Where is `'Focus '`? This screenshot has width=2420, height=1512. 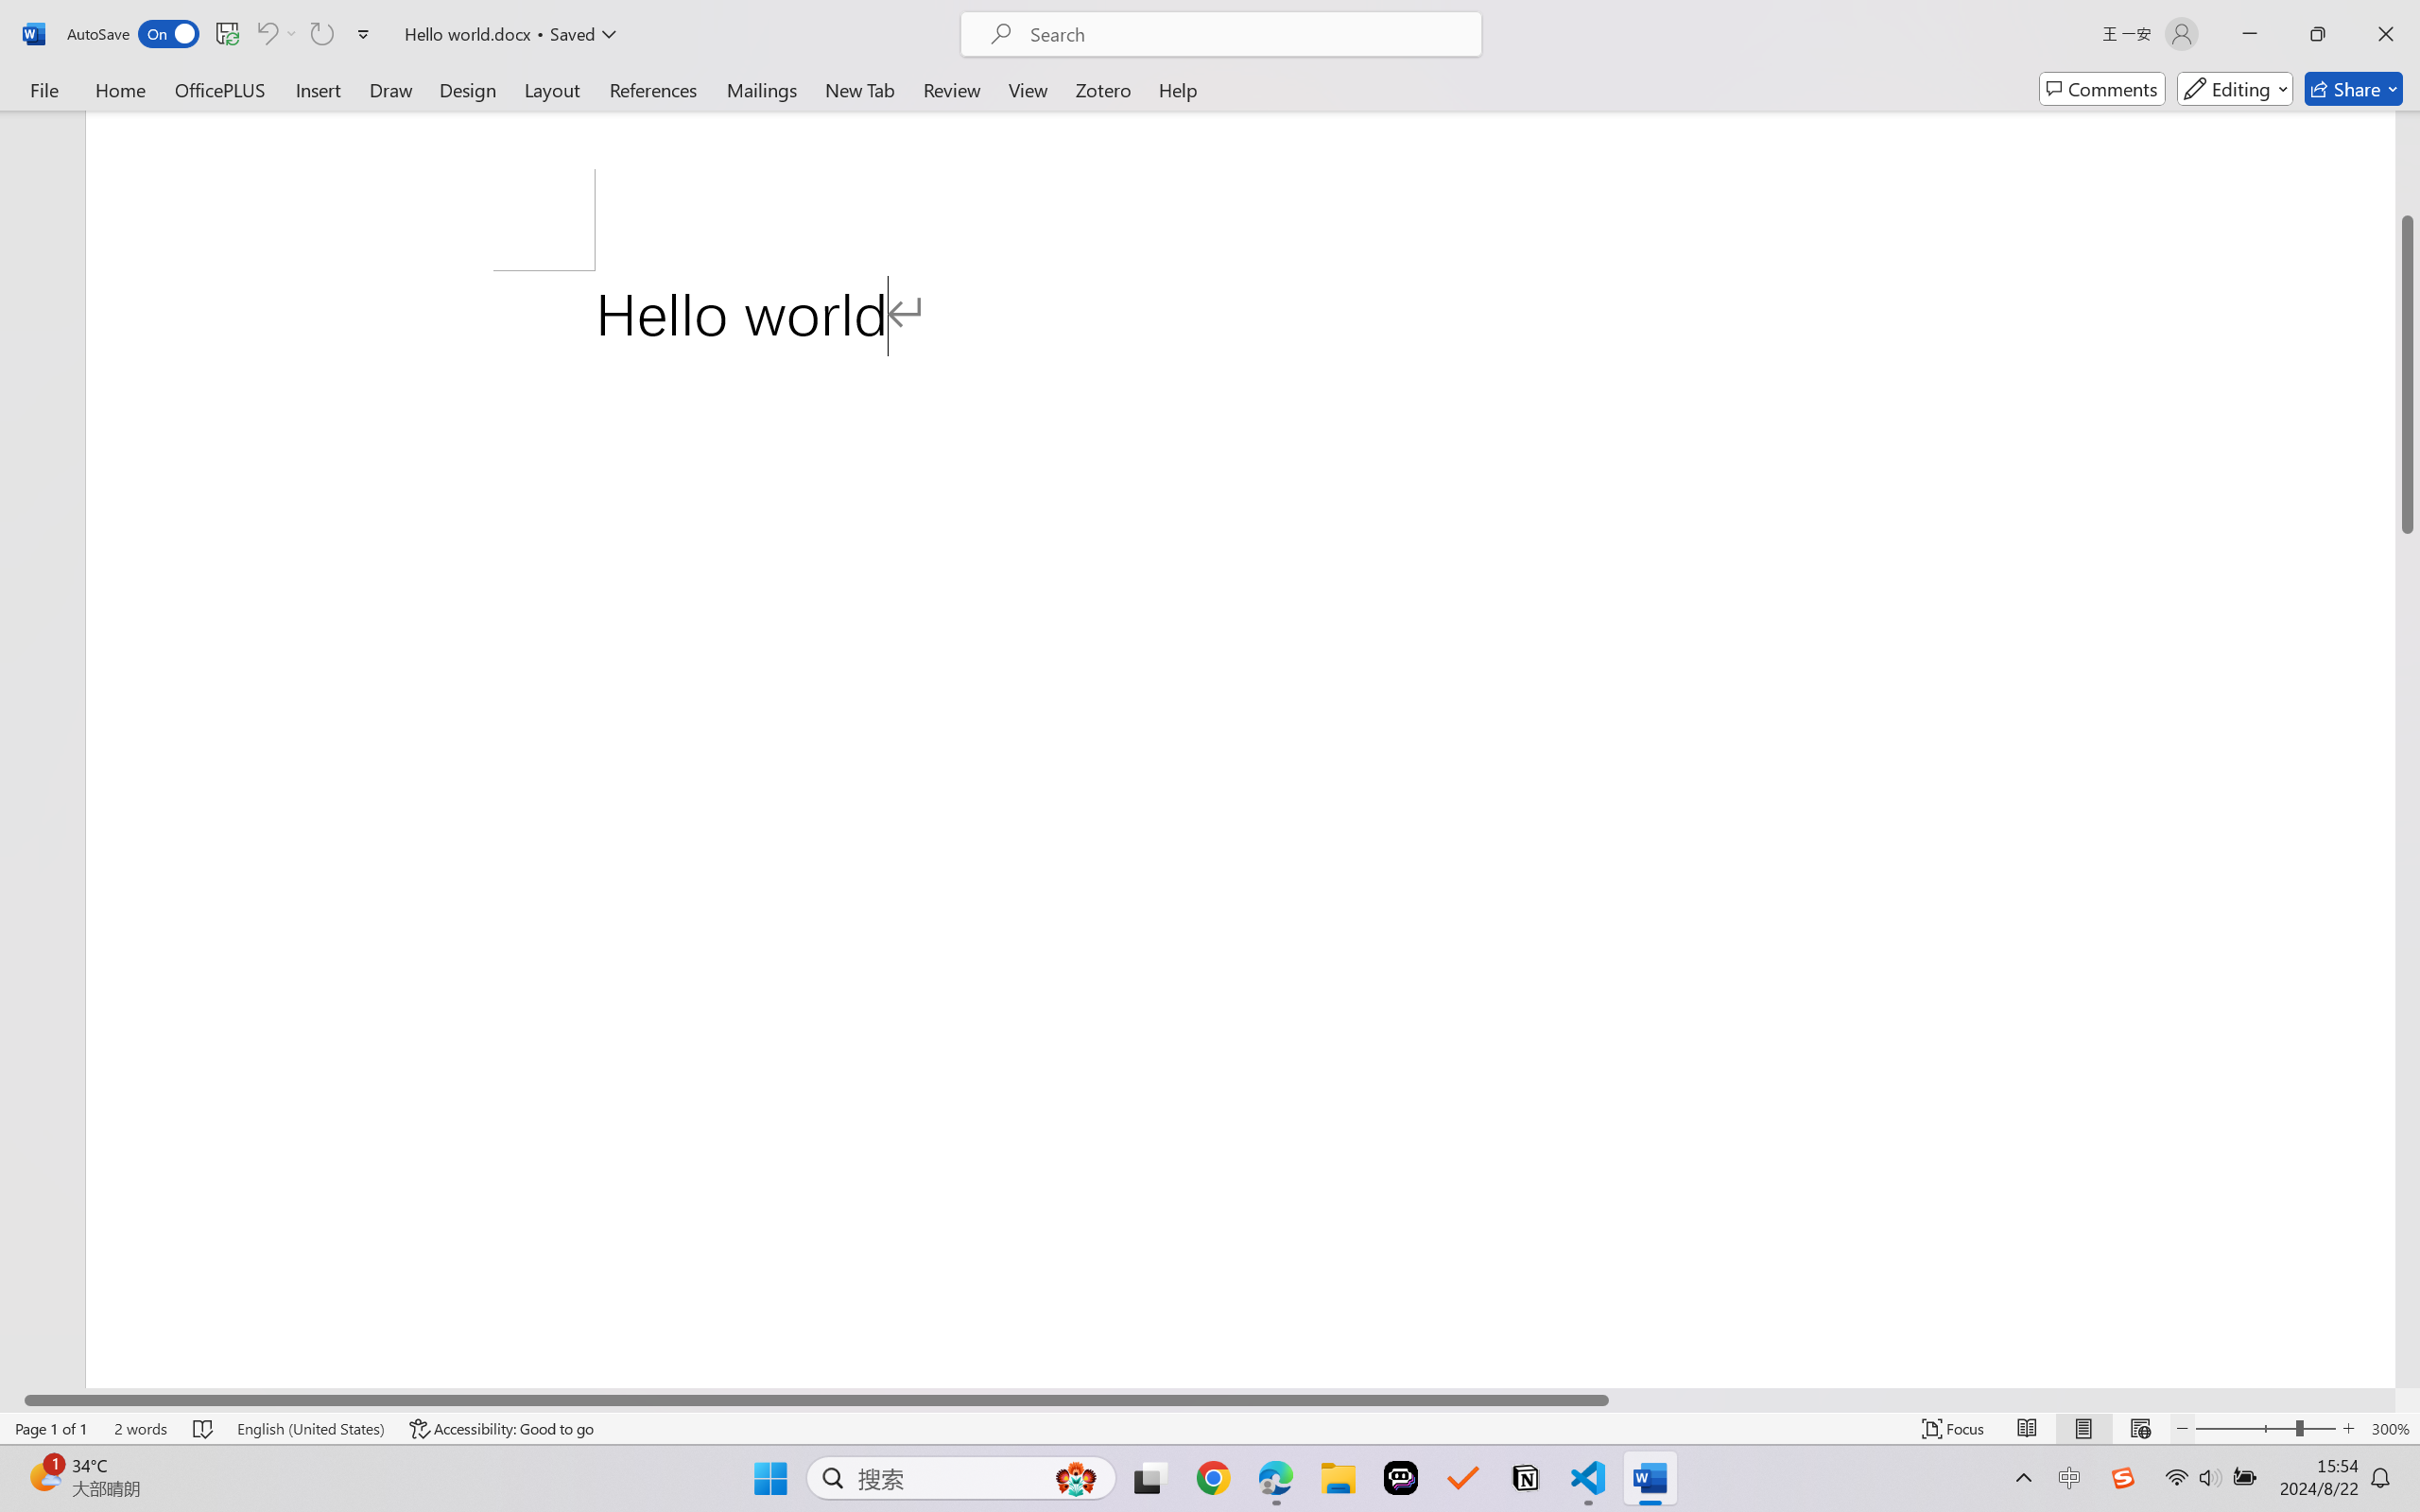
'Focus ' is located at coordinates (1953, 1428).